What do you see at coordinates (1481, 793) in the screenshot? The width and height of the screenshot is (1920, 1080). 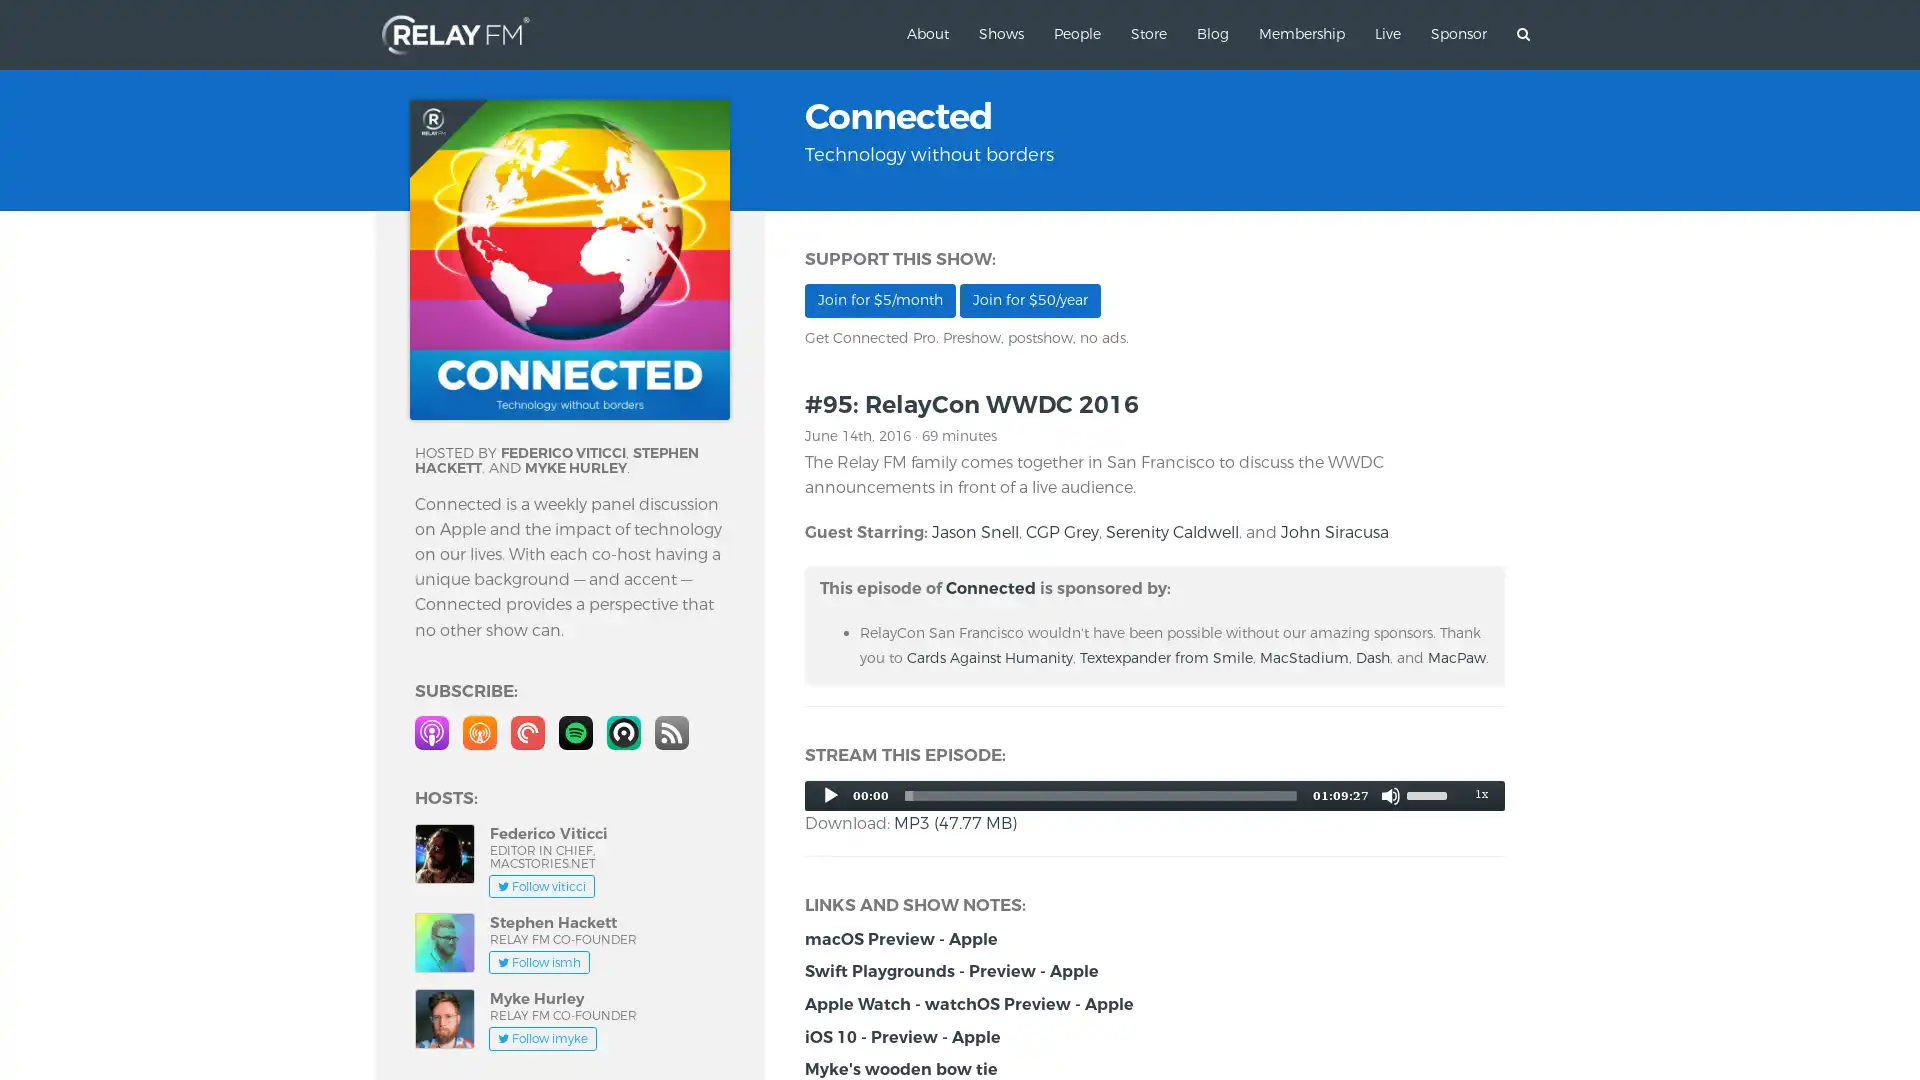 I see `Speed Rate` at bounding box center [1481, 793].